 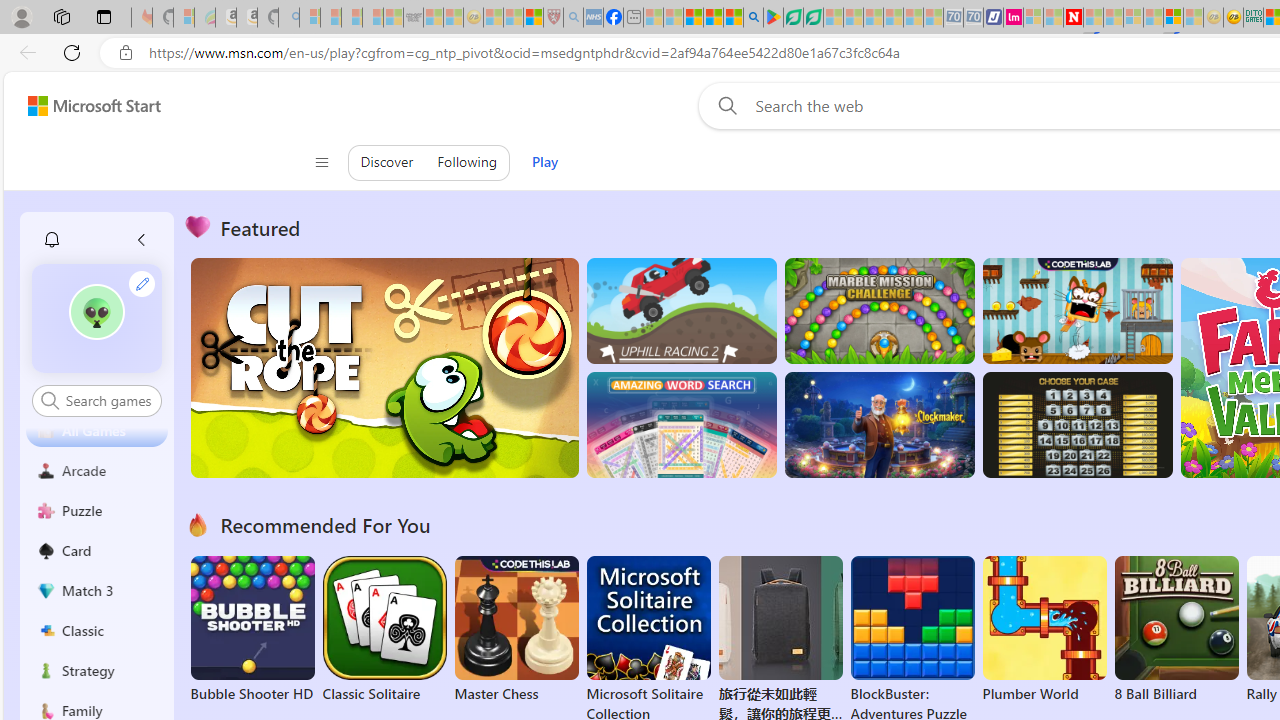 I want to click on 'Latest Politics News & Archive | Newsweek.com', so click(x=1072, y=17).